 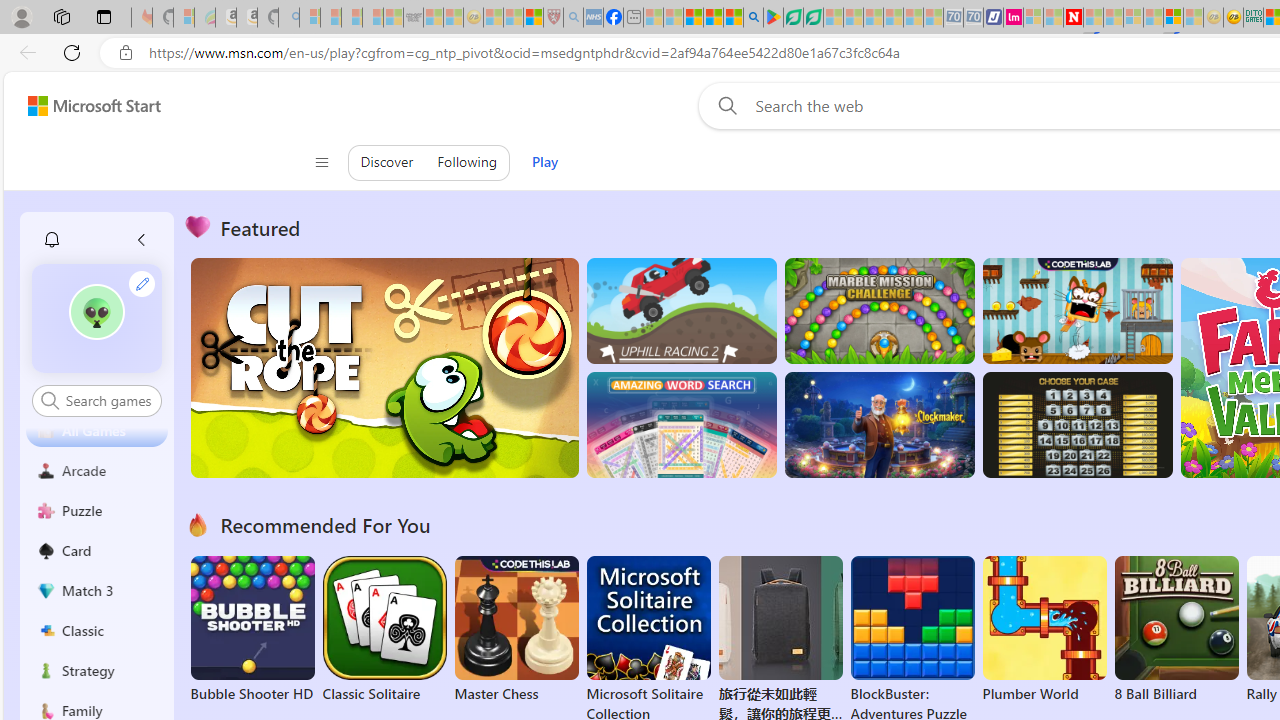 I want to click on 'Latest Politics News & Archive | Newsweek.com', so click(x=1072, y=17).